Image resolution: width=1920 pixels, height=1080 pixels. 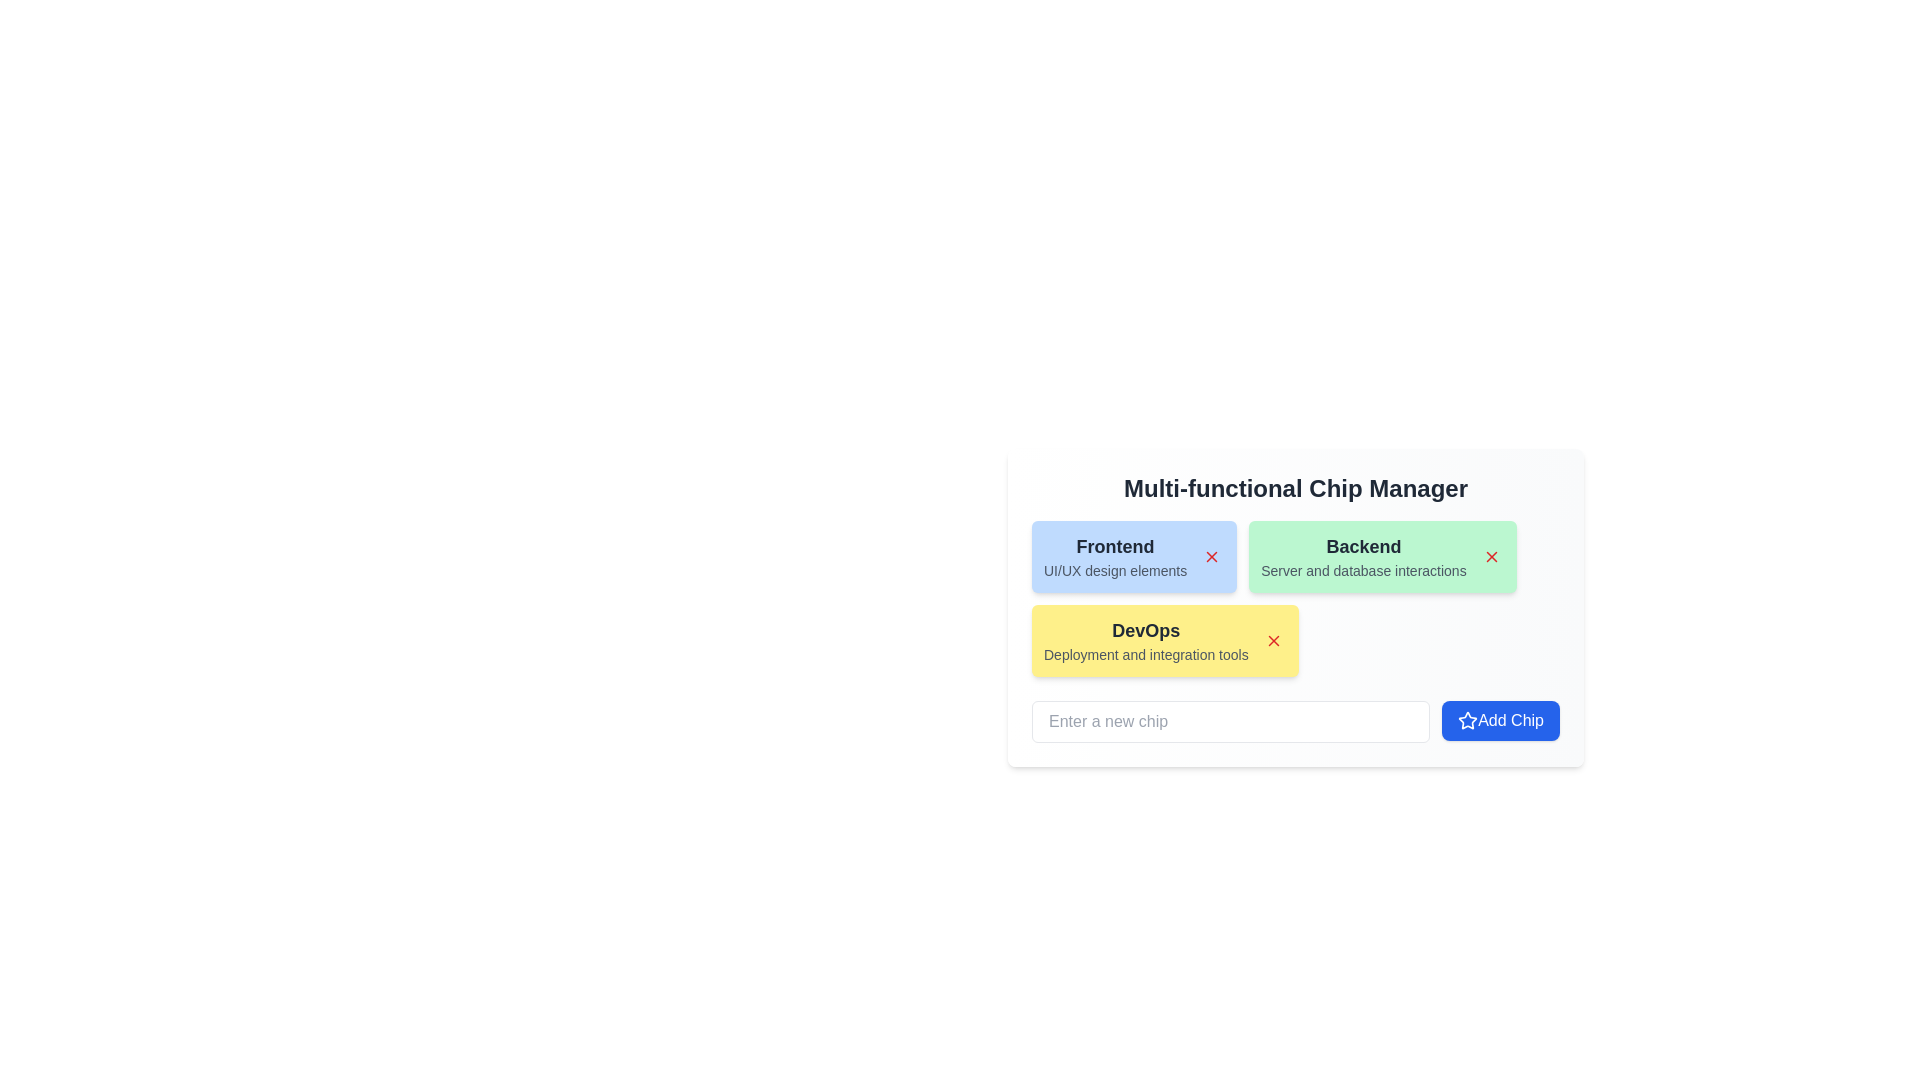 I want to click on the Text Label that contains 'Backend' in bold and 'Server and database interactions' in smaller font, which is set against a rounded green background, so click(x=1362, y=556).